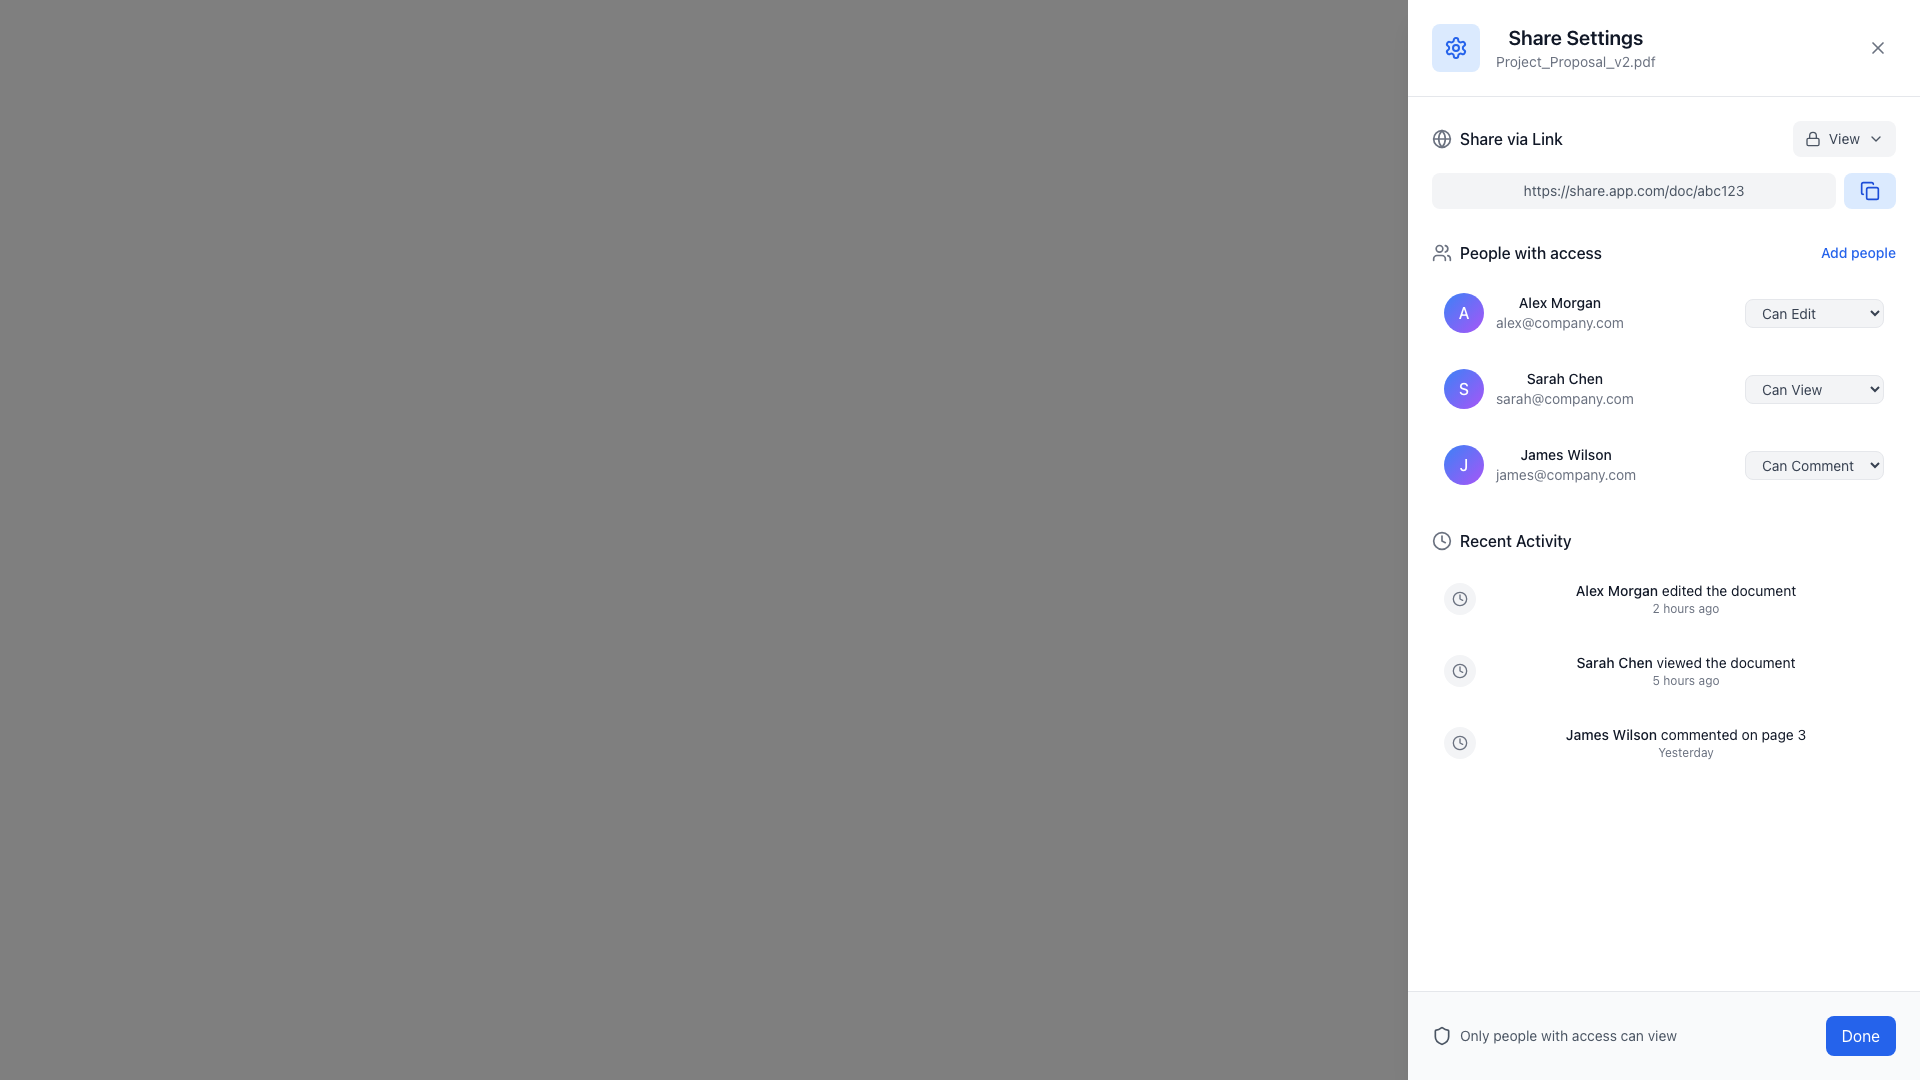 The height and width of the screenshot is (1080, 1920). What do you see at coordinates (1866, 188) in the screenshot?
I see `the button icon located in the top-right corner of the user interface to copy the shareable link to the clipboard` at bounding box center [1866, 188].